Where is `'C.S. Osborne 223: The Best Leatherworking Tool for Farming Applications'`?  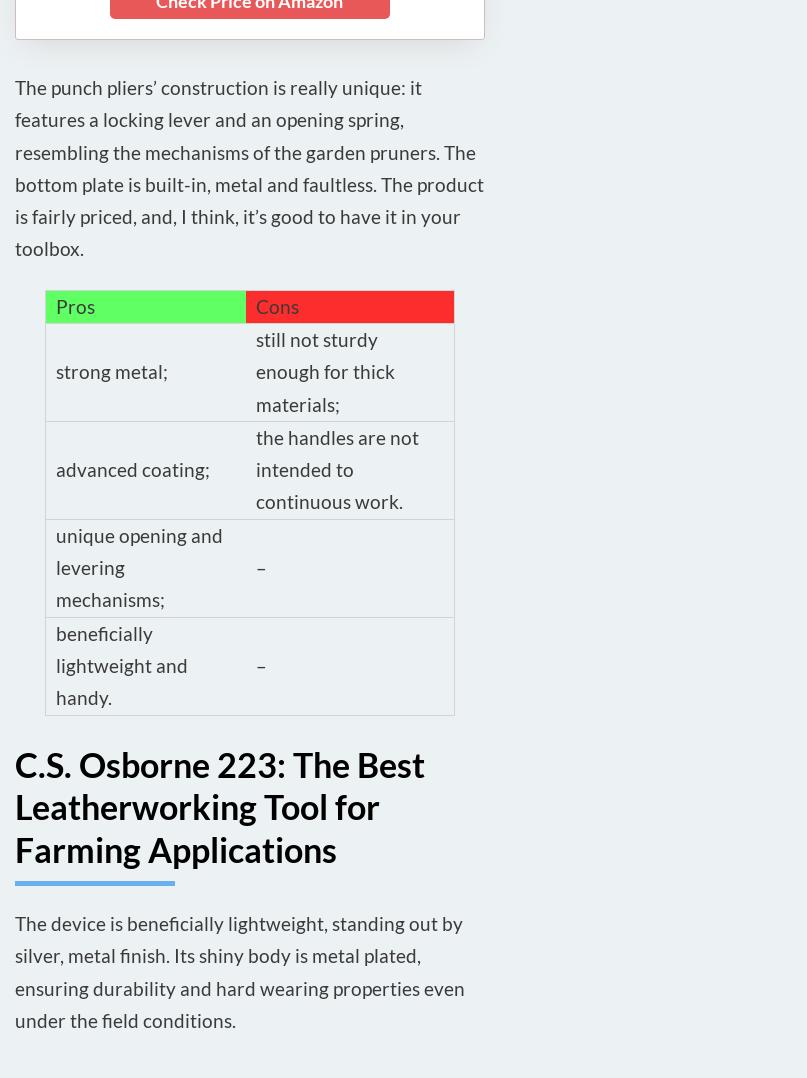 'C.S. Osborne 223: The Best Leatherworking Tool for Farming Applications' is located at coordinates (219, 805).